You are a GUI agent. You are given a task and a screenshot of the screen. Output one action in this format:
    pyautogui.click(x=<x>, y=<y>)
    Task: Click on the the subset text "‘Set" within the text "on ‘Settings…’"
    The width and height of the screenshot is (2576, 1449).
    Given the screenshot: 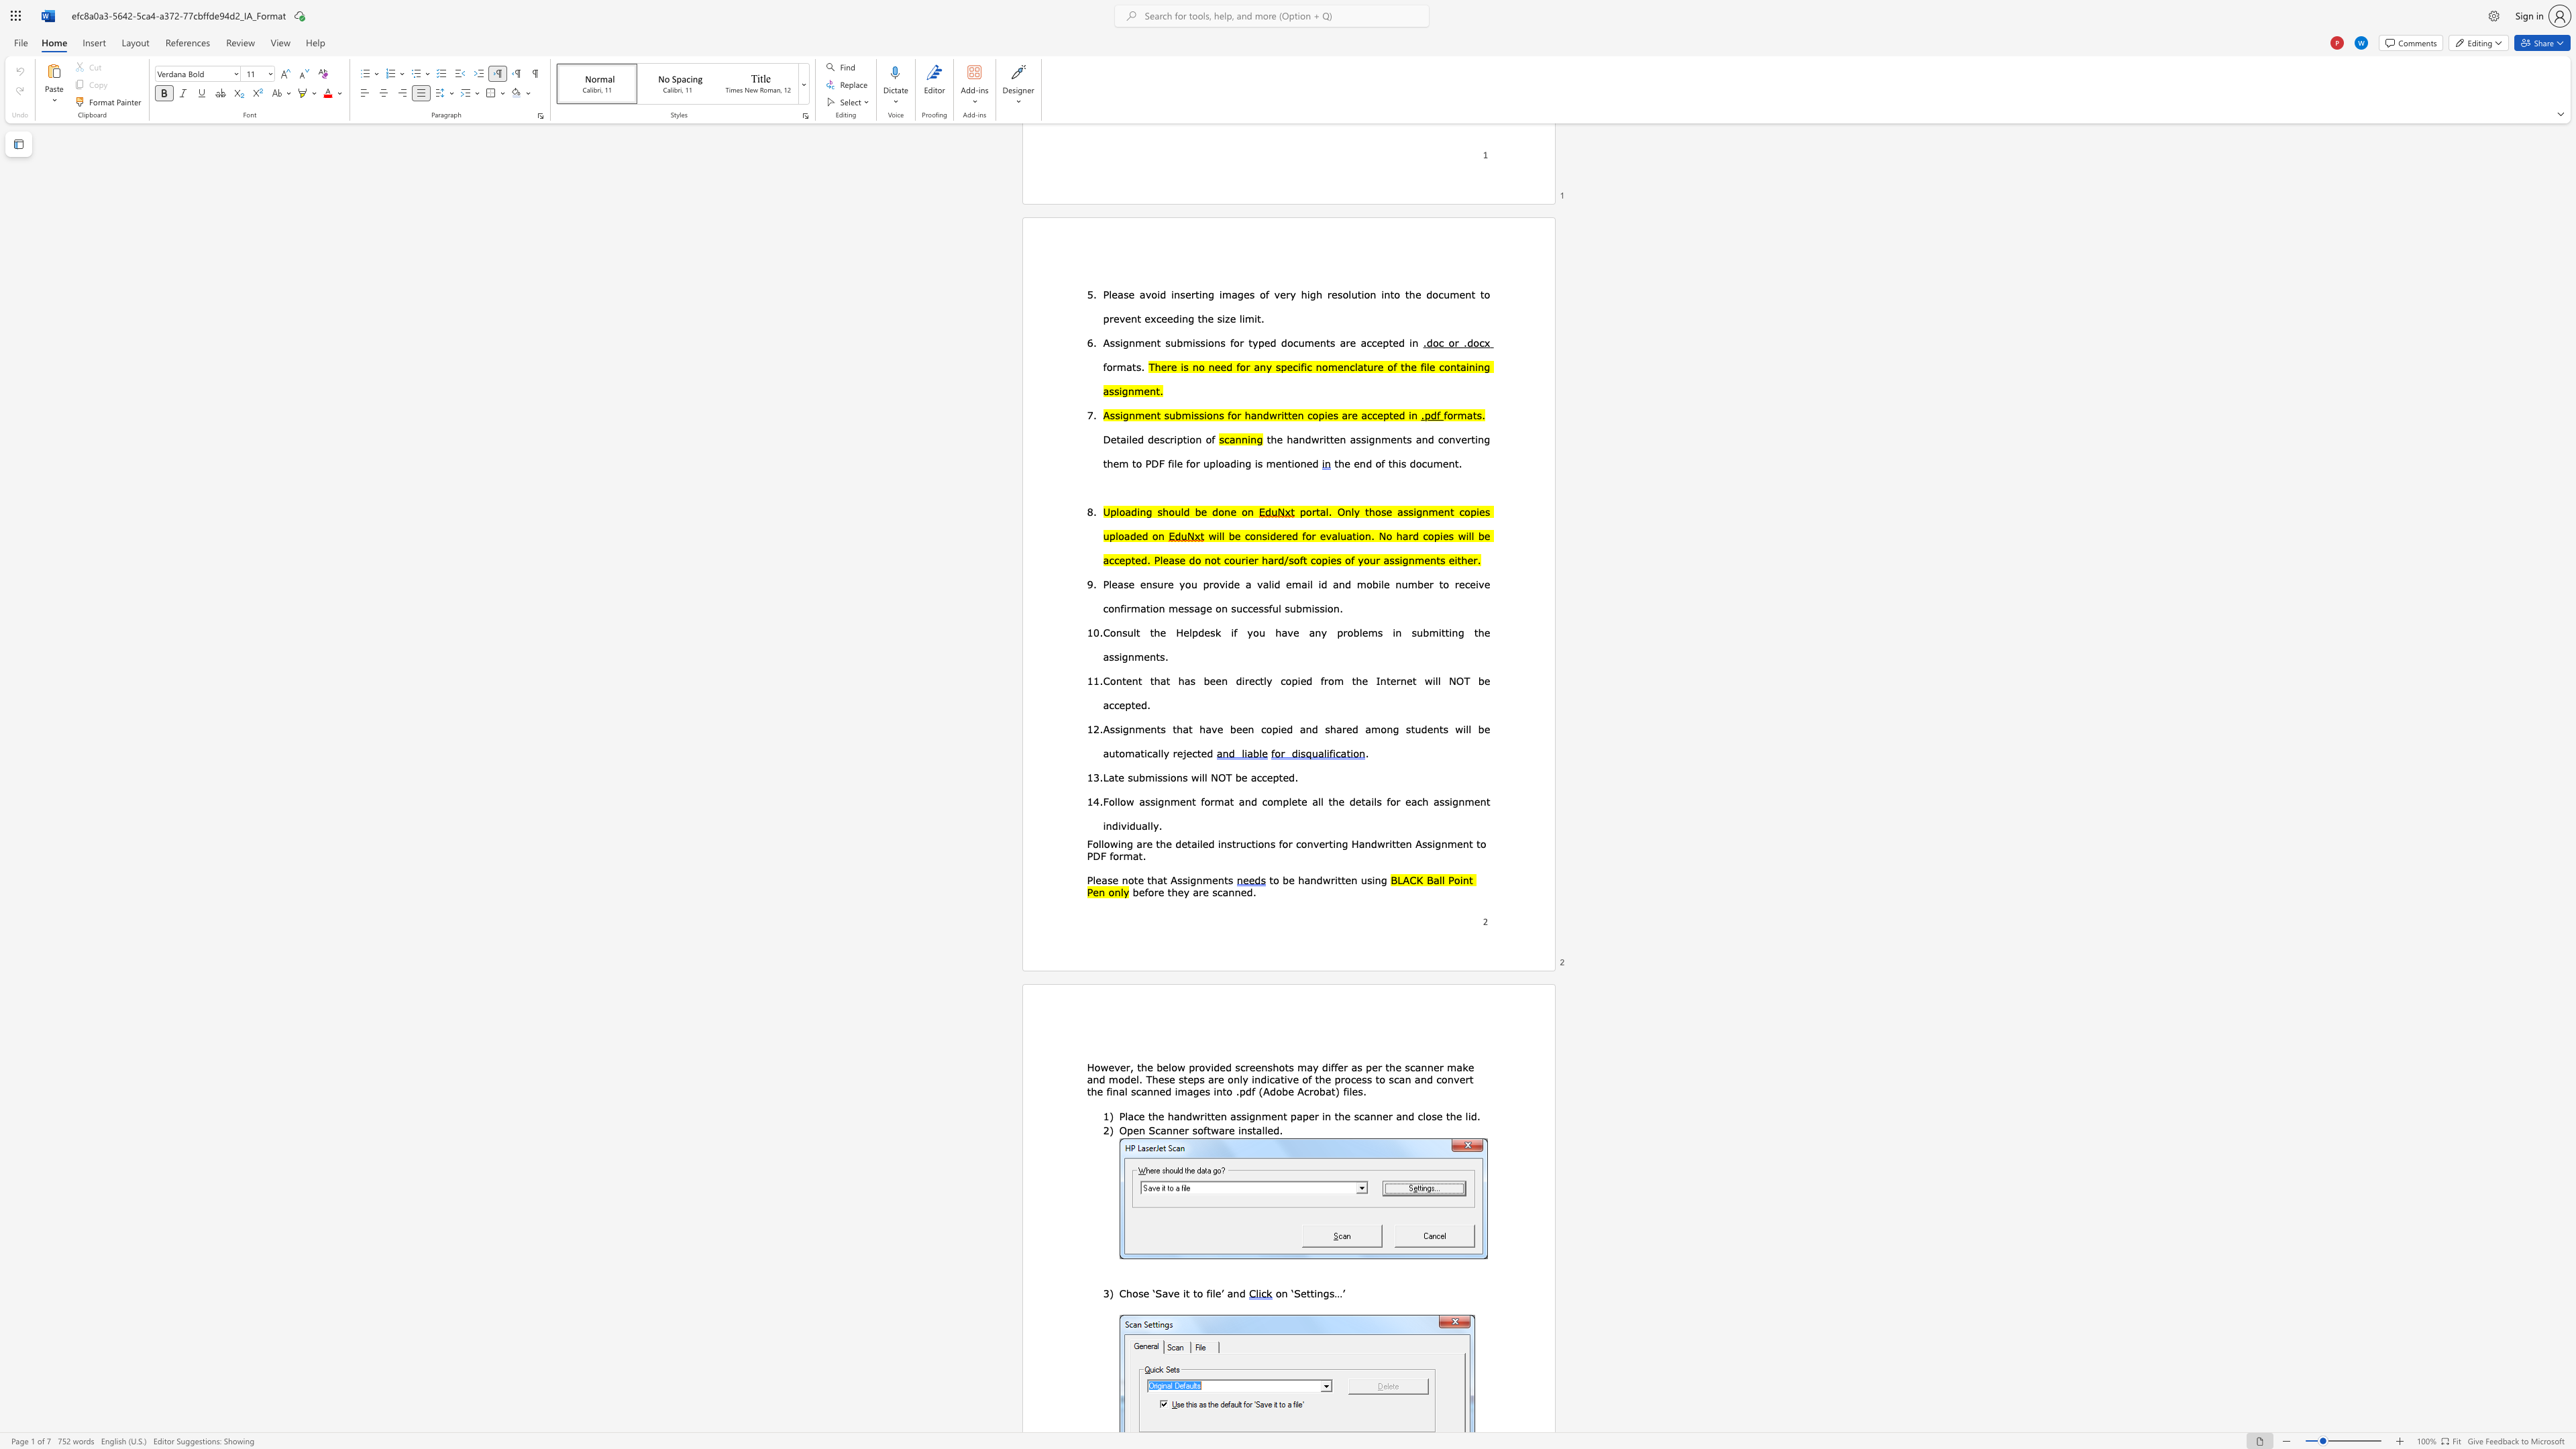 What is the action you would take?
    pyautogui.click(x=1291, y=1293)
    